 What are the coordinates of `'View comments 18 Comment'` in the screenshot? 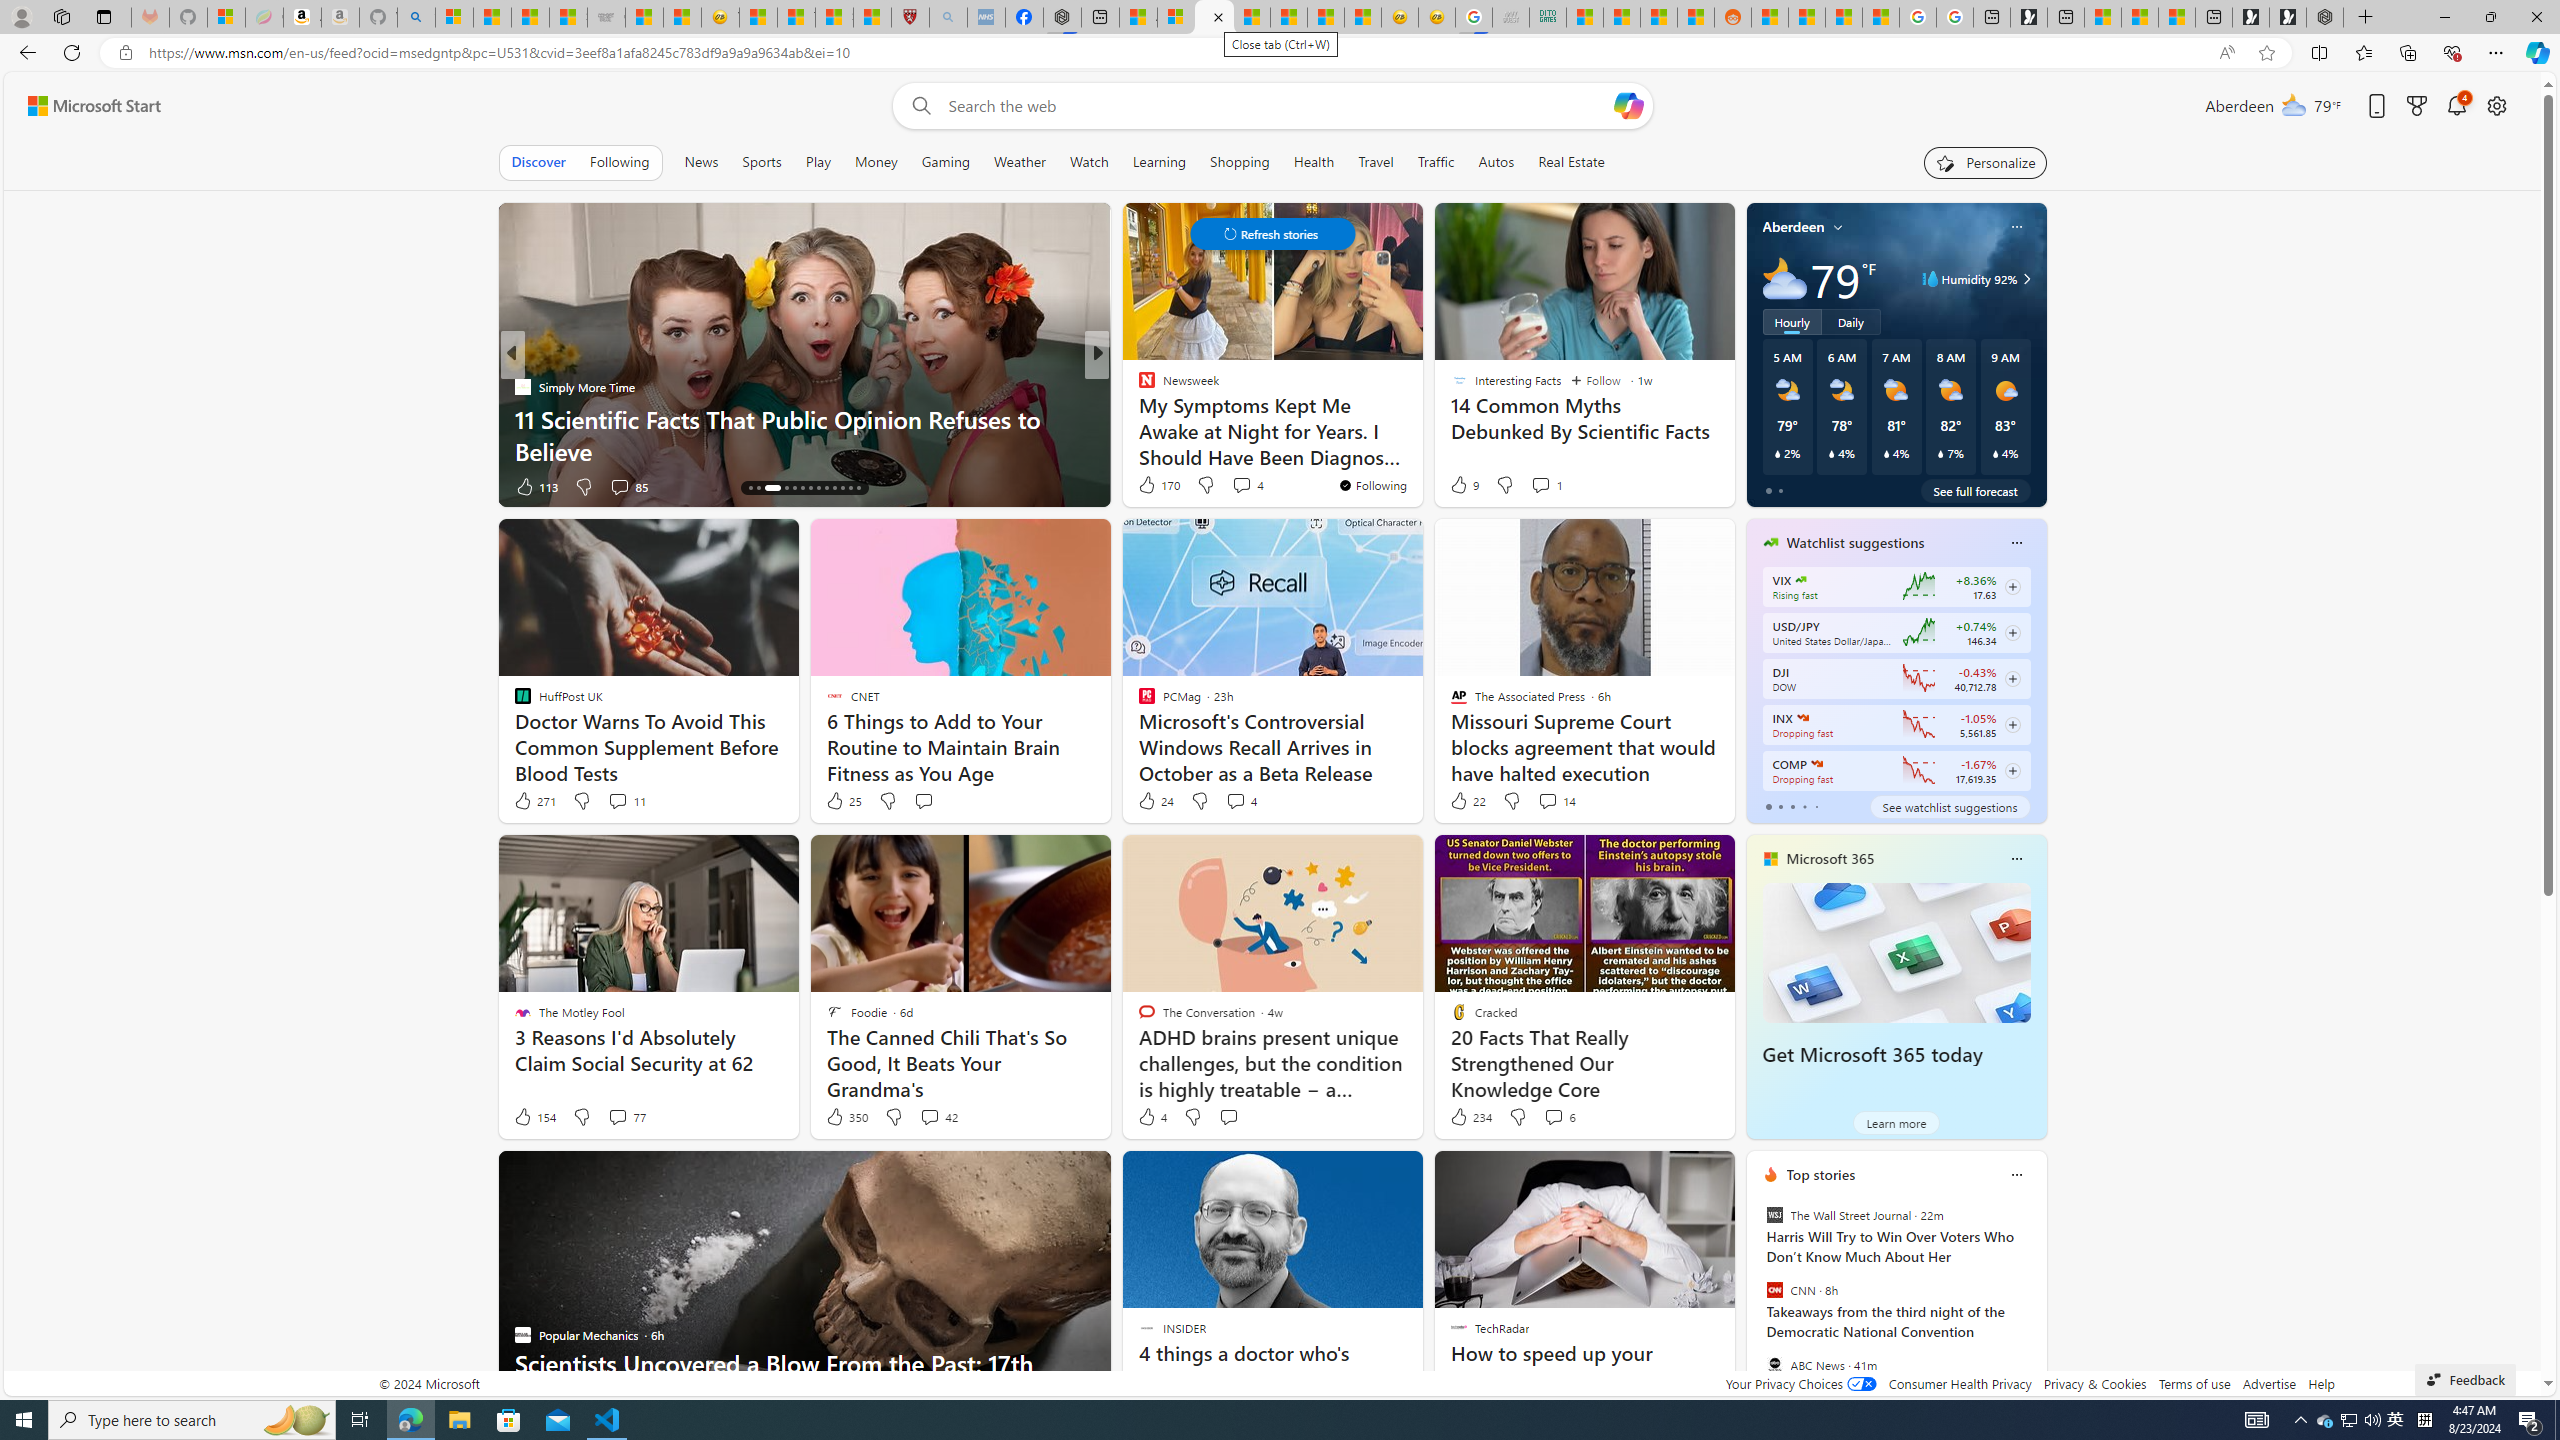 It's located at (1243, 486).